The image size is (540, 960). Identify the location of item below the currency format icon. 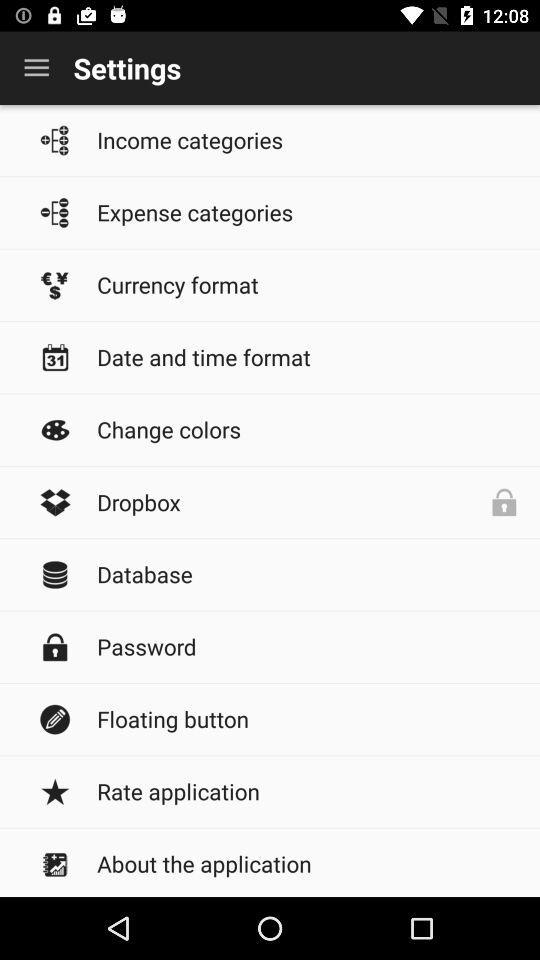
(308, 357).